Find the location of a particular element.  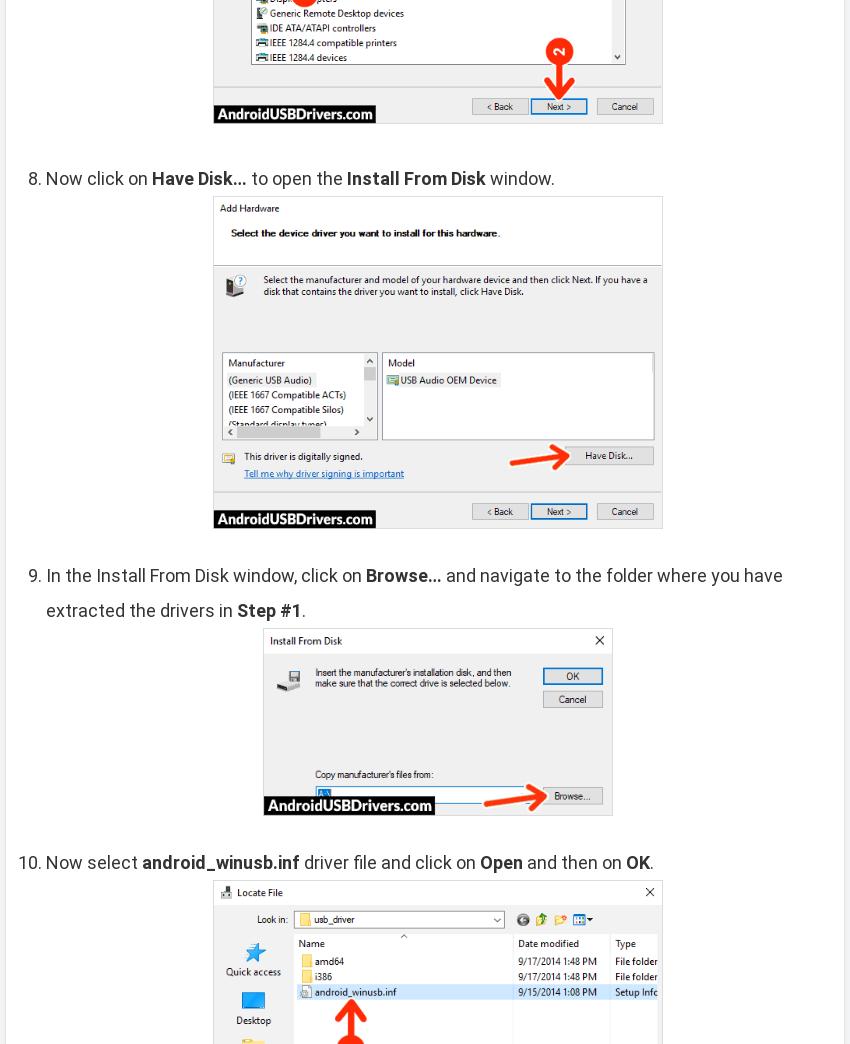

'window.' is located at coordinates (486, 177).